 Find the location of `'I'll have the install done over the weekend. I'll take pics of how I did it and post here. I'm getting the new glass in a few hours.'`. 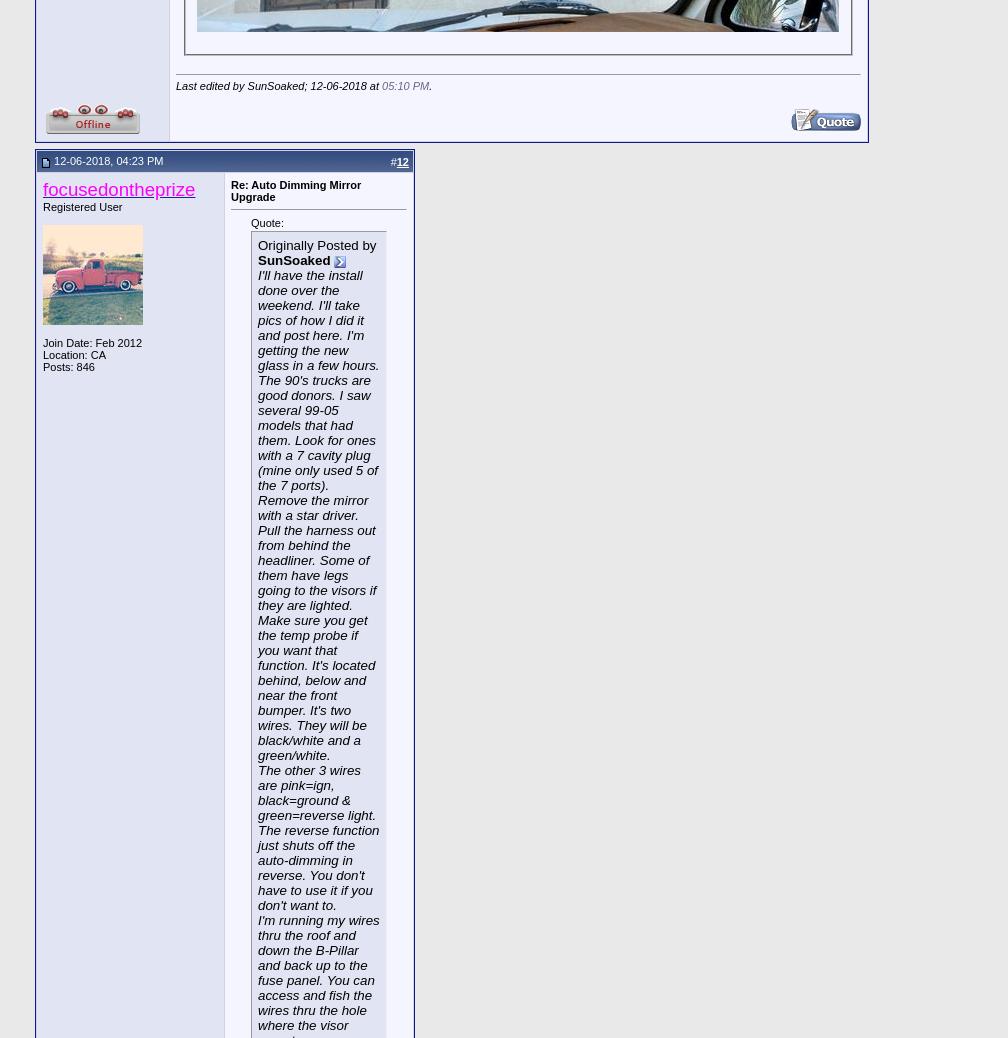

'I'll have the install done over the weekend. I'll take pics of how I did it and post here. I'm getting the new glass in a few hours.' is located at coordinates (318, 320).